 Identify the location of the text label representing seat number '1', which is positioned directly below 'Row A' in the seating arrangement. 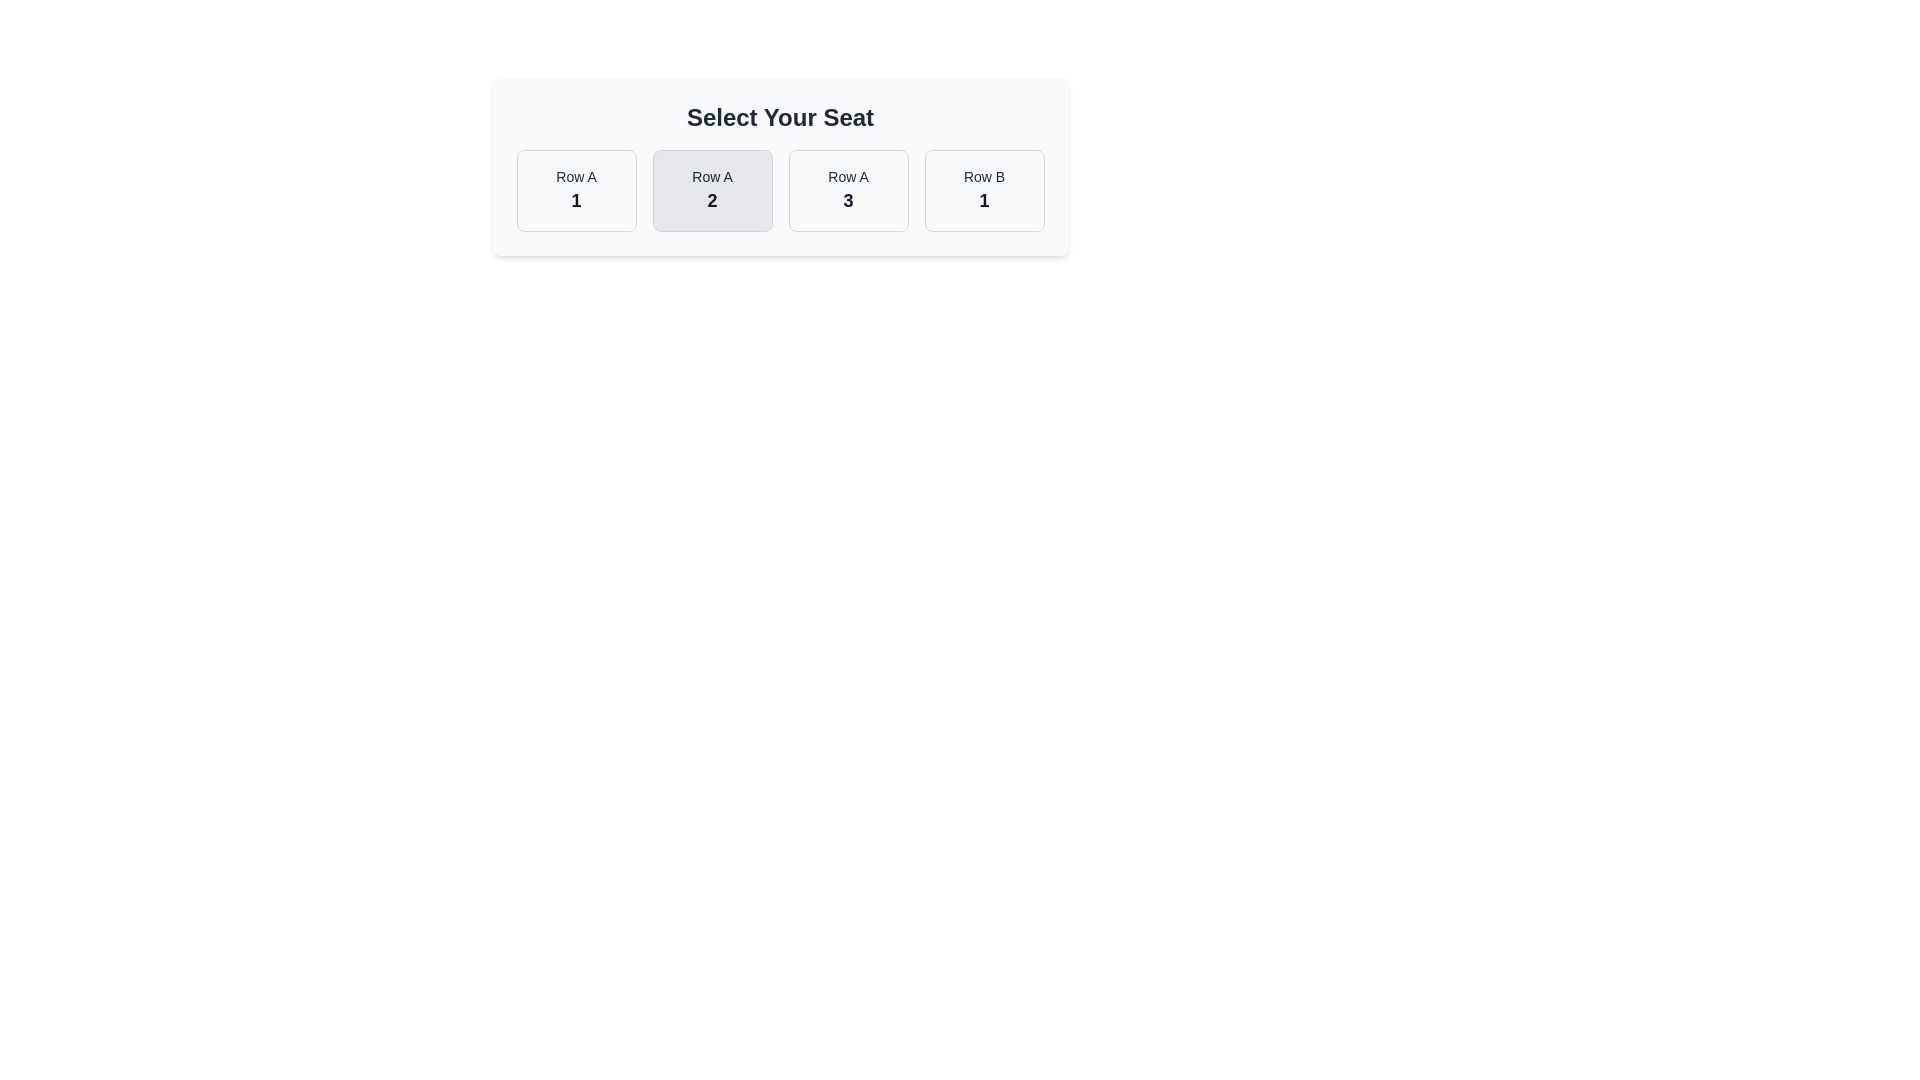
(575, 200).